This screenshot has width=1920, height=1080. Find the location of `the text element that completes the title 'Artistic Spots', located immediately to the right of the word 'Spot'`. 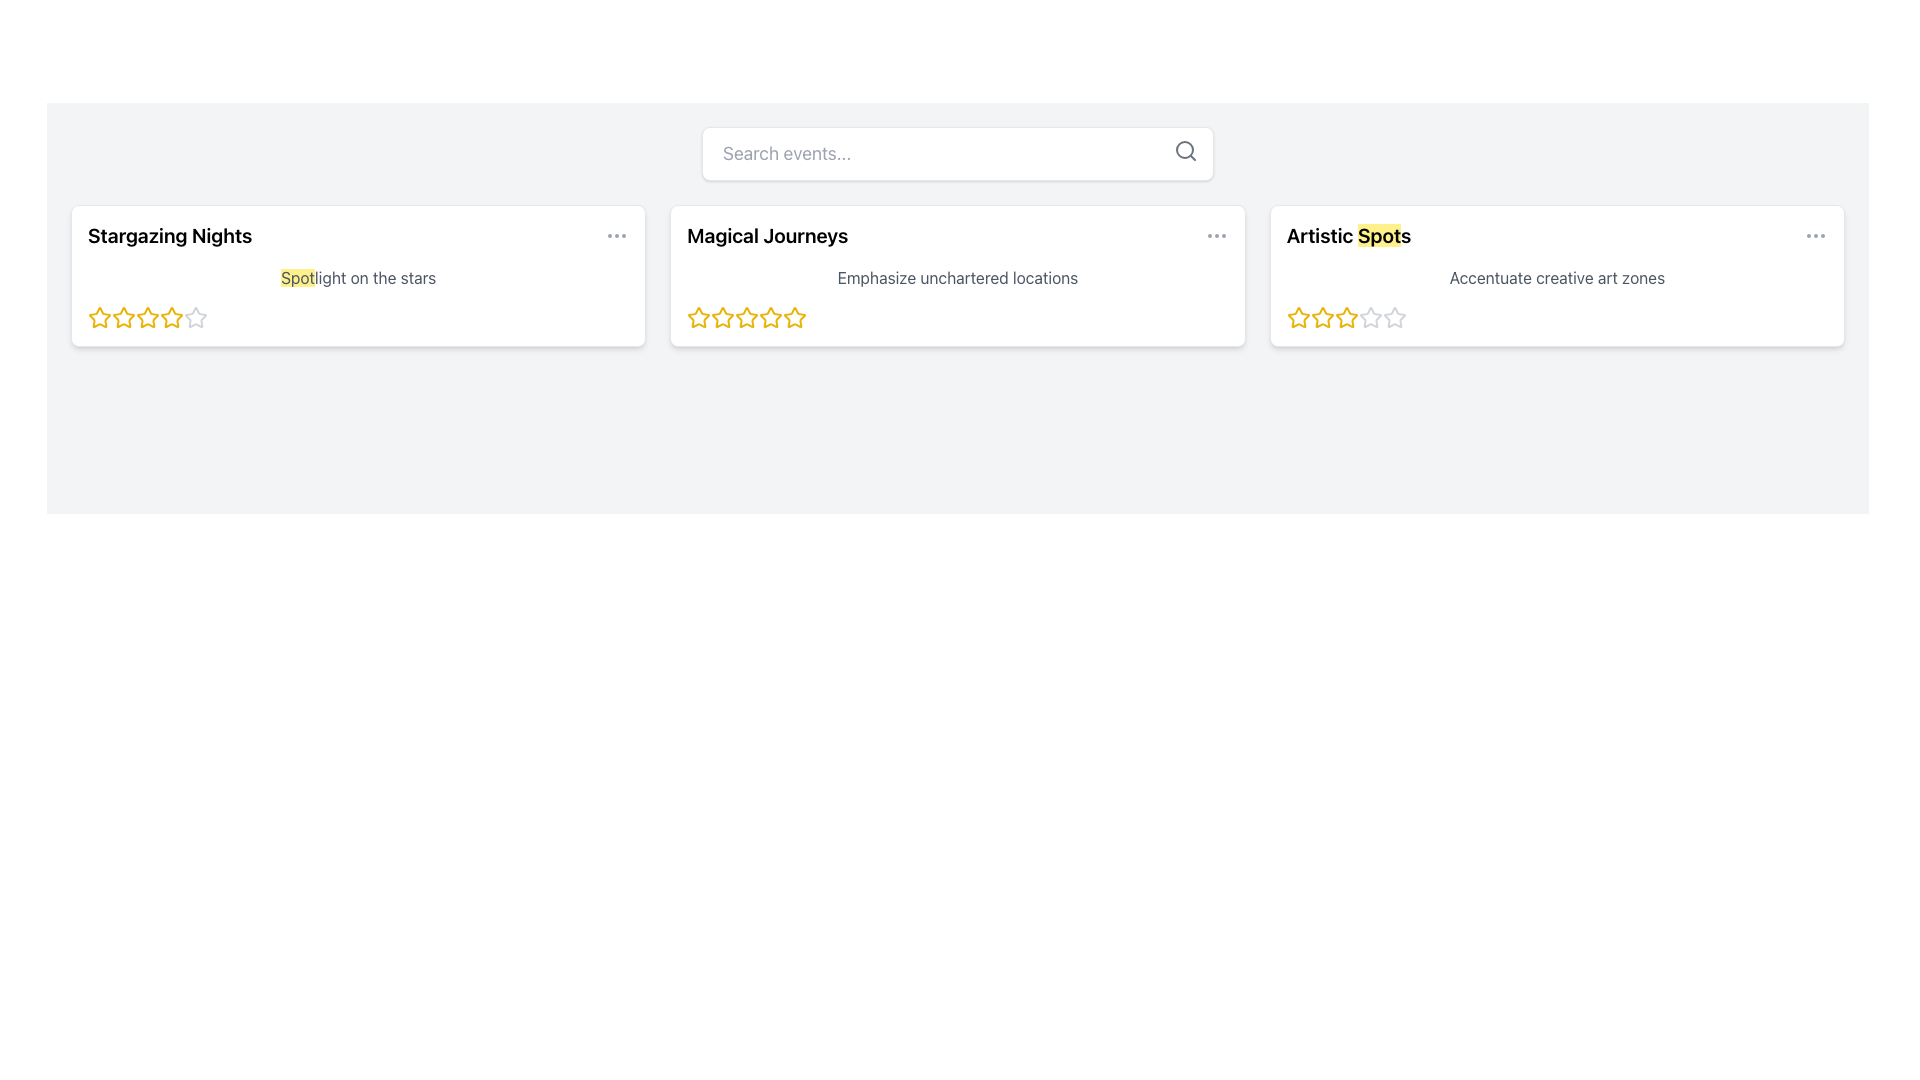

the text element that completes the title 'Artistic Spots', located immediately to the right of the word 'Spot' is located at coordinates (1405, 234).